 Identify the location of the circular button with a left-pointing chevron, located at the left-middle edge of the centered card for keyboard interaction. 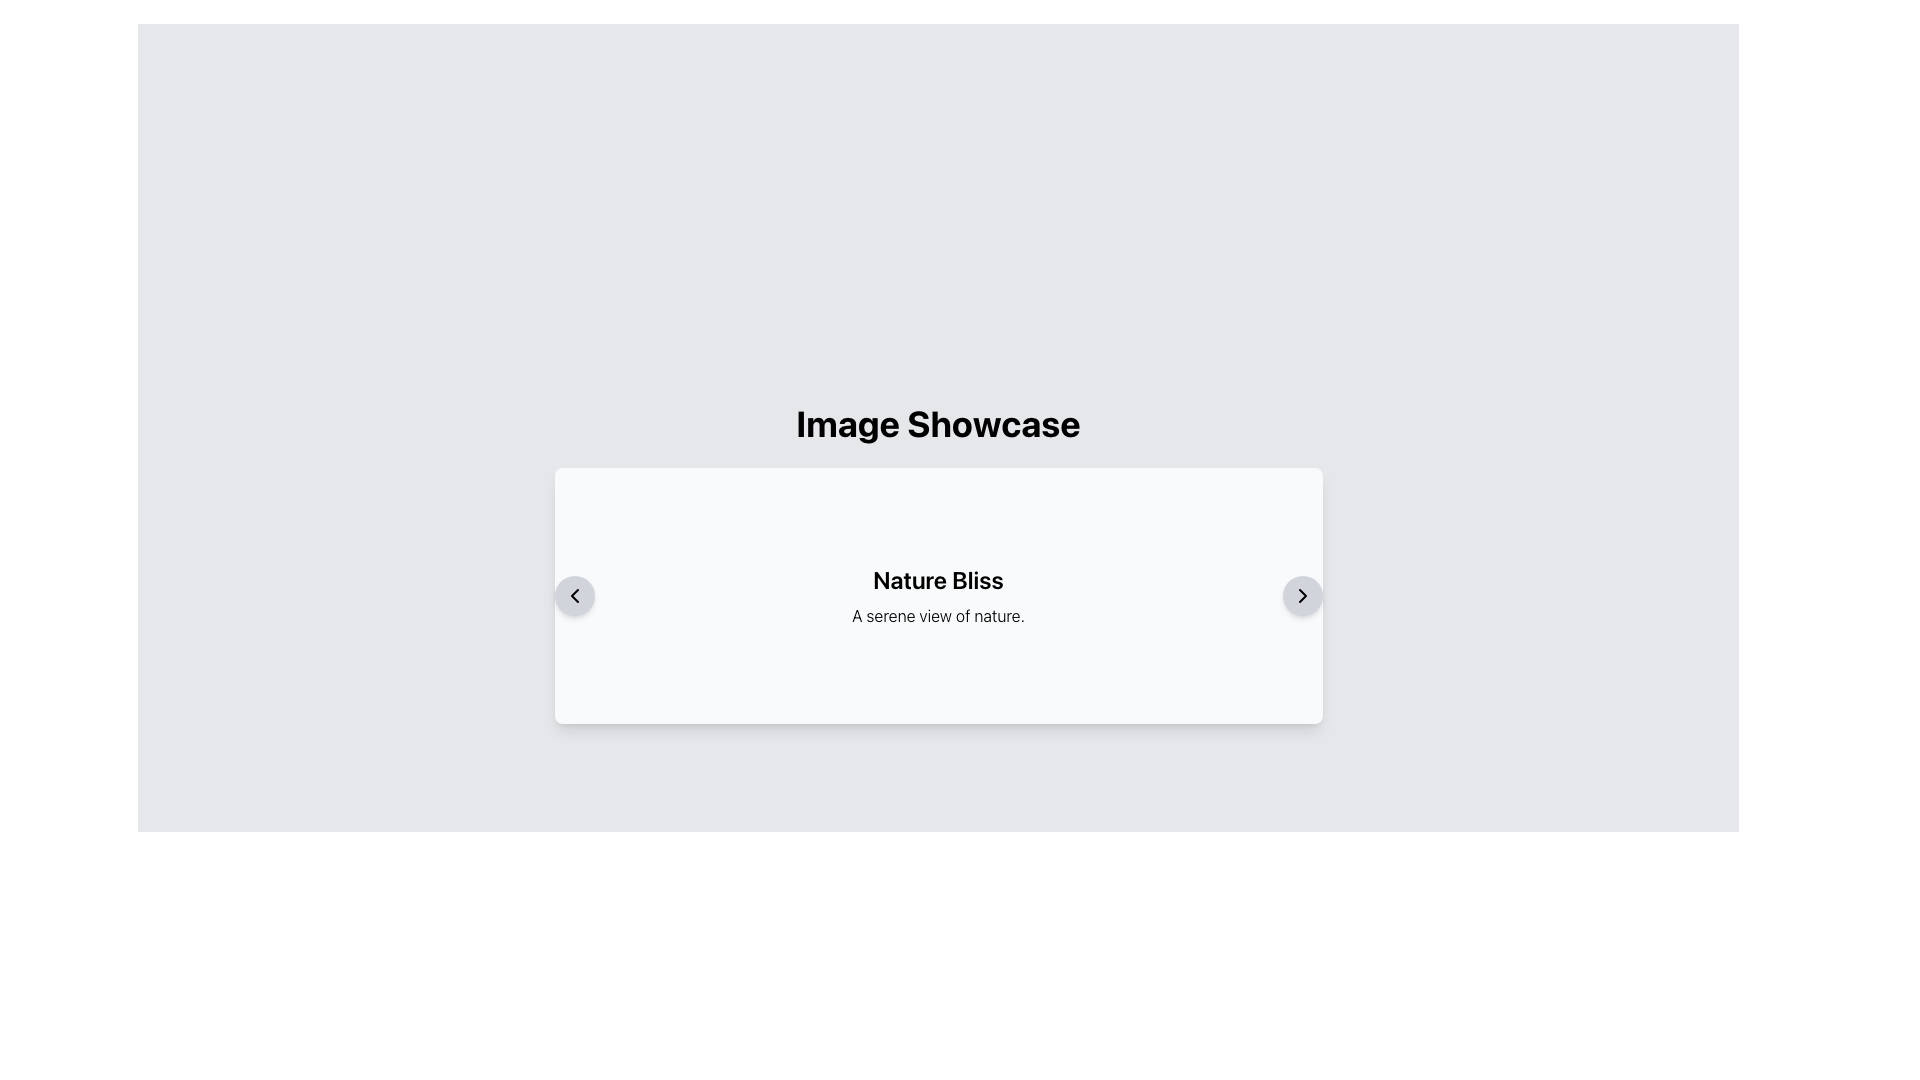
(573, 595).